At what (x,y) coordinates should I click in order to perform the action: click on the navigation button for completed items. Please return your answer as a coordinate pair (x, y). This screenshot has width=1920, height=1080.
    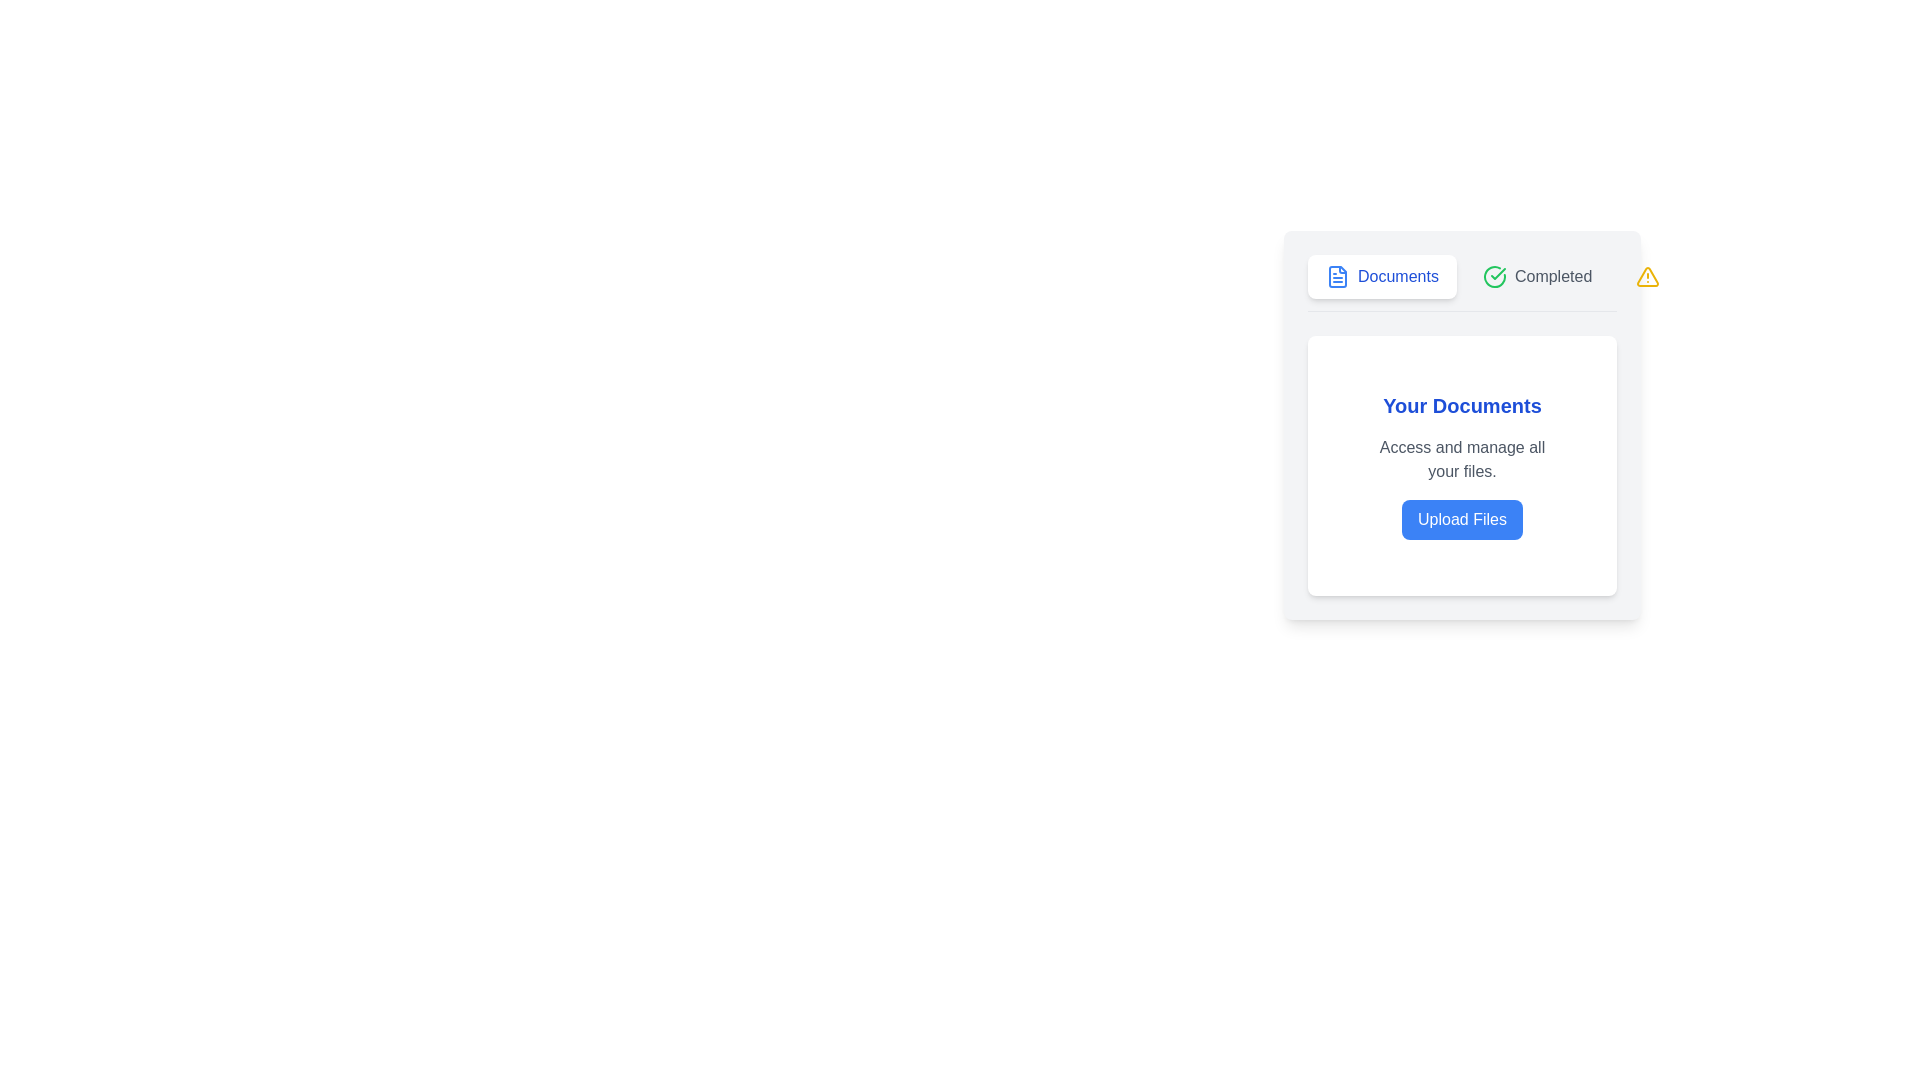
    Looking at the image, I should click on (1536, 277).